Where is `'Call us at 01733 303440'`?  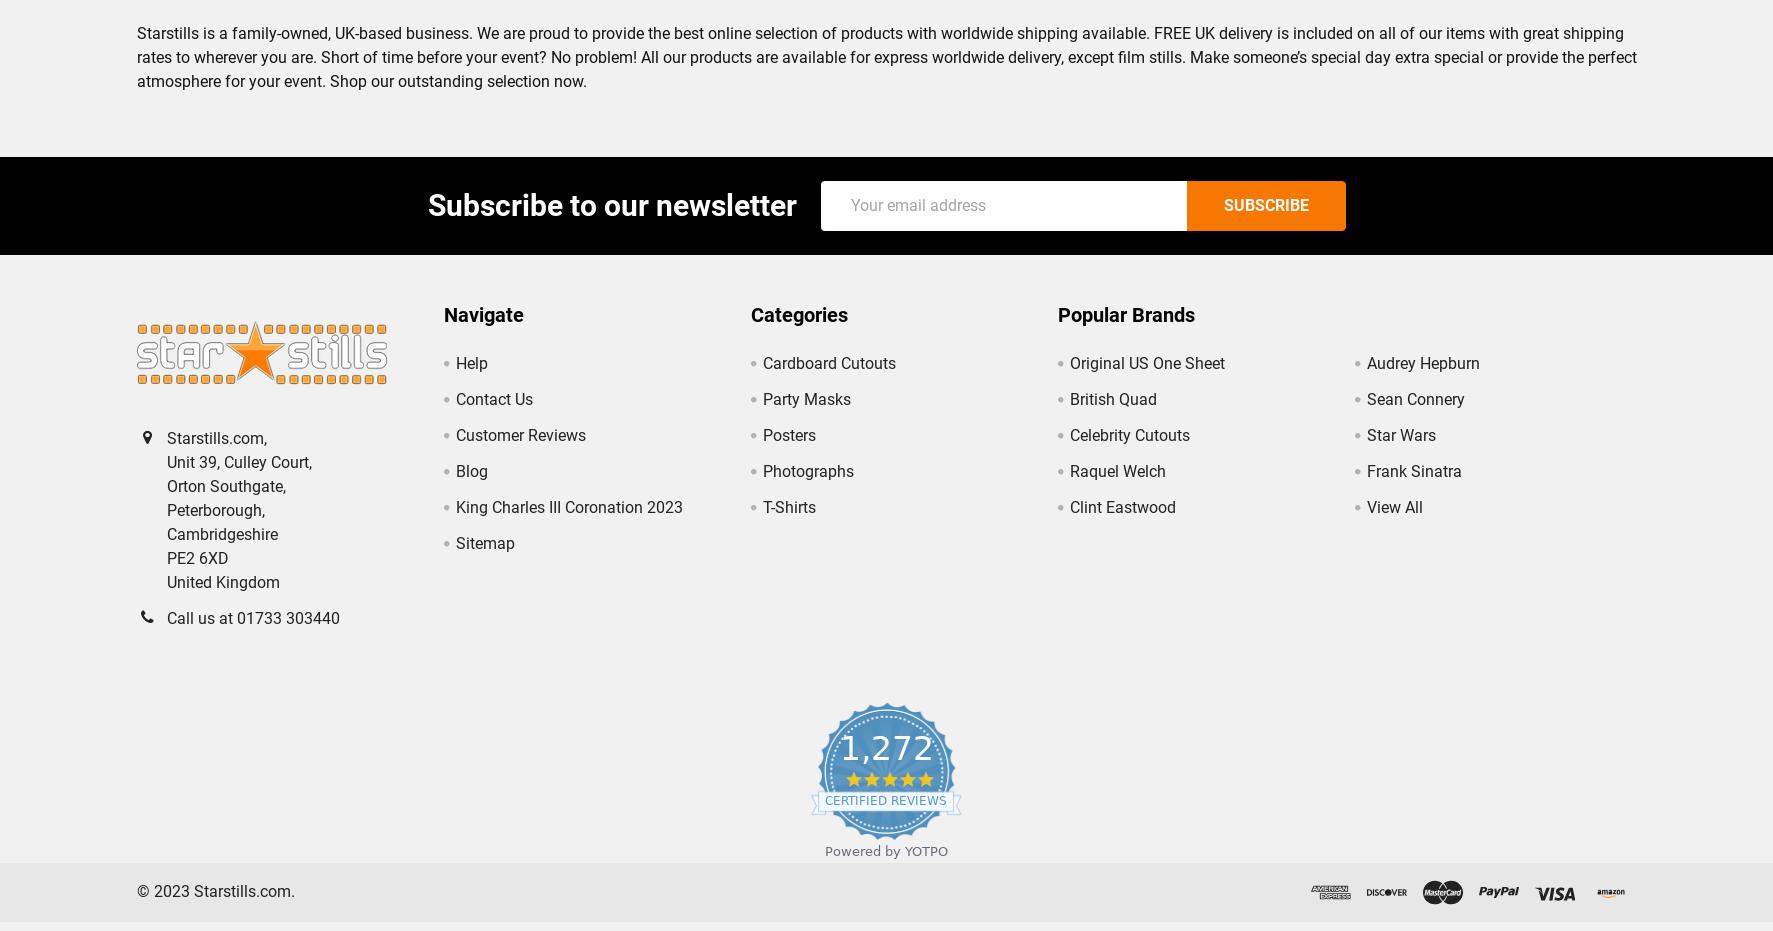
'Call us at 01733 303440' is located at coordinates (165, 634).